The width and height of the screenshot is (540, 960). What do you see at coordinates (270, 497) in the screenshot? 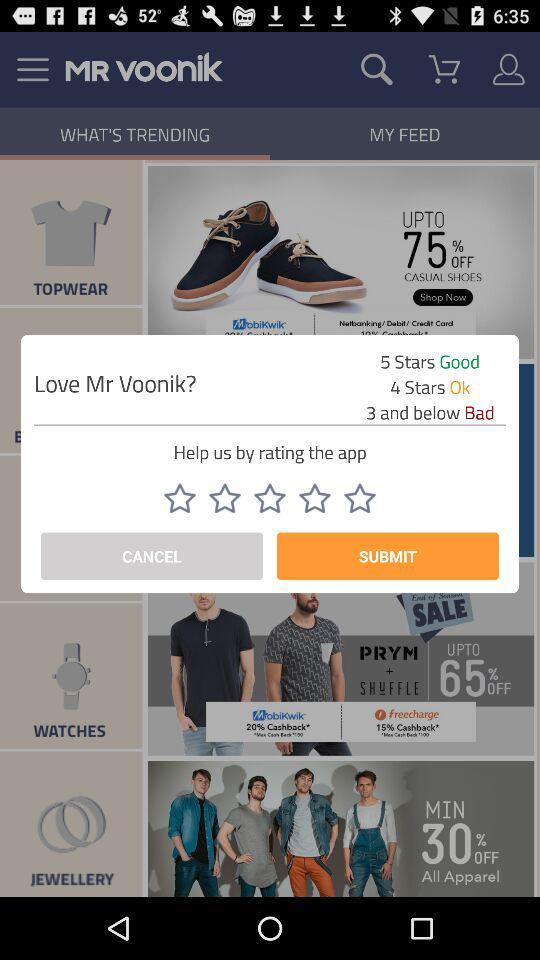
I see `rate it with 3 stars` at bounding box center [270, 497].